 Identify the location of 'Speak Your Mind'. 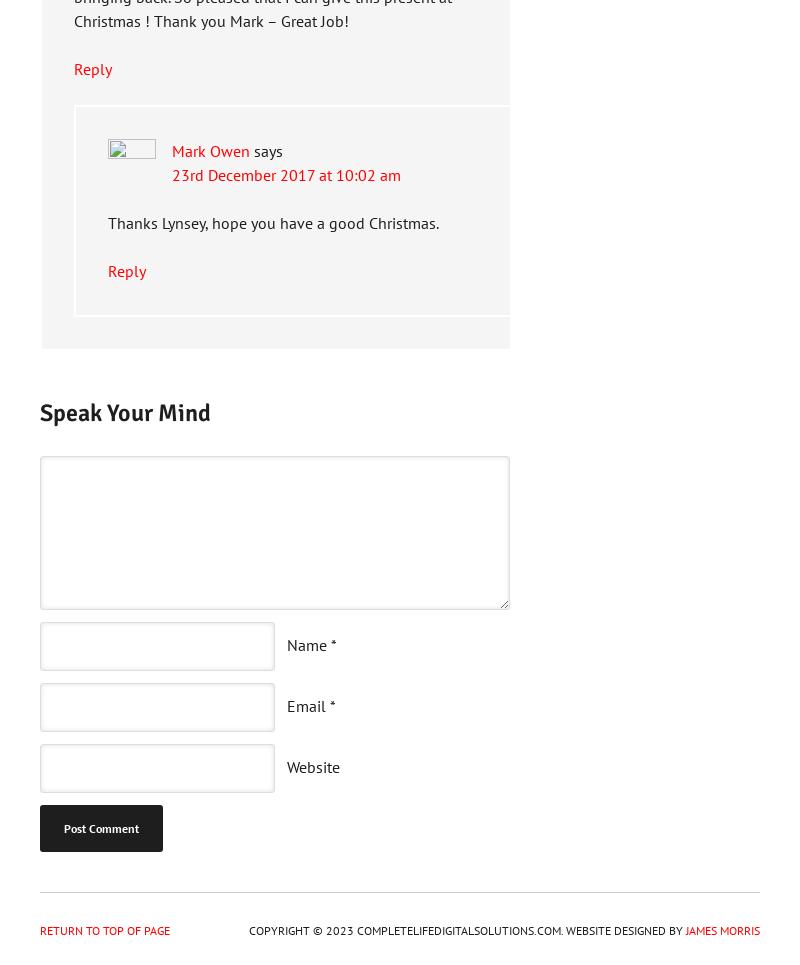
(124, 413).